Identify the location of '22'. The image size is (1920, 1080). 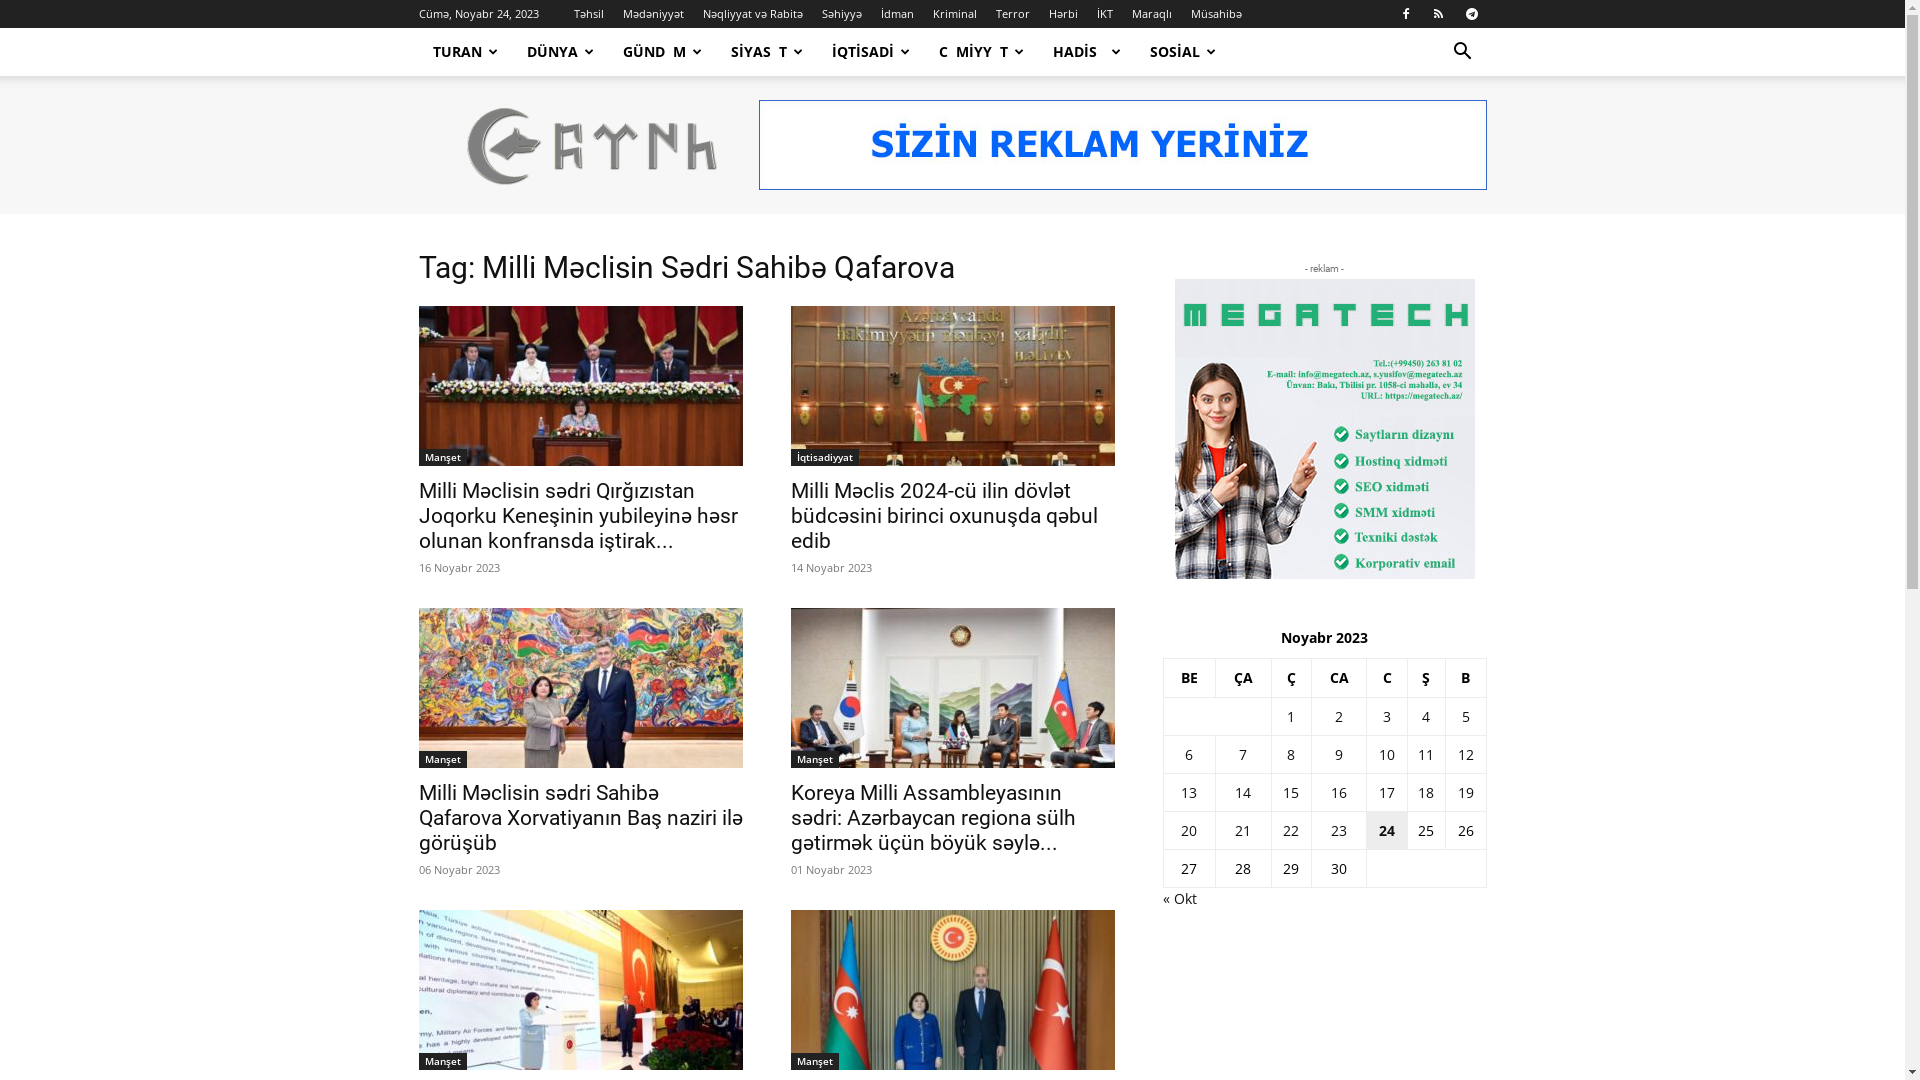
(1282, 830).